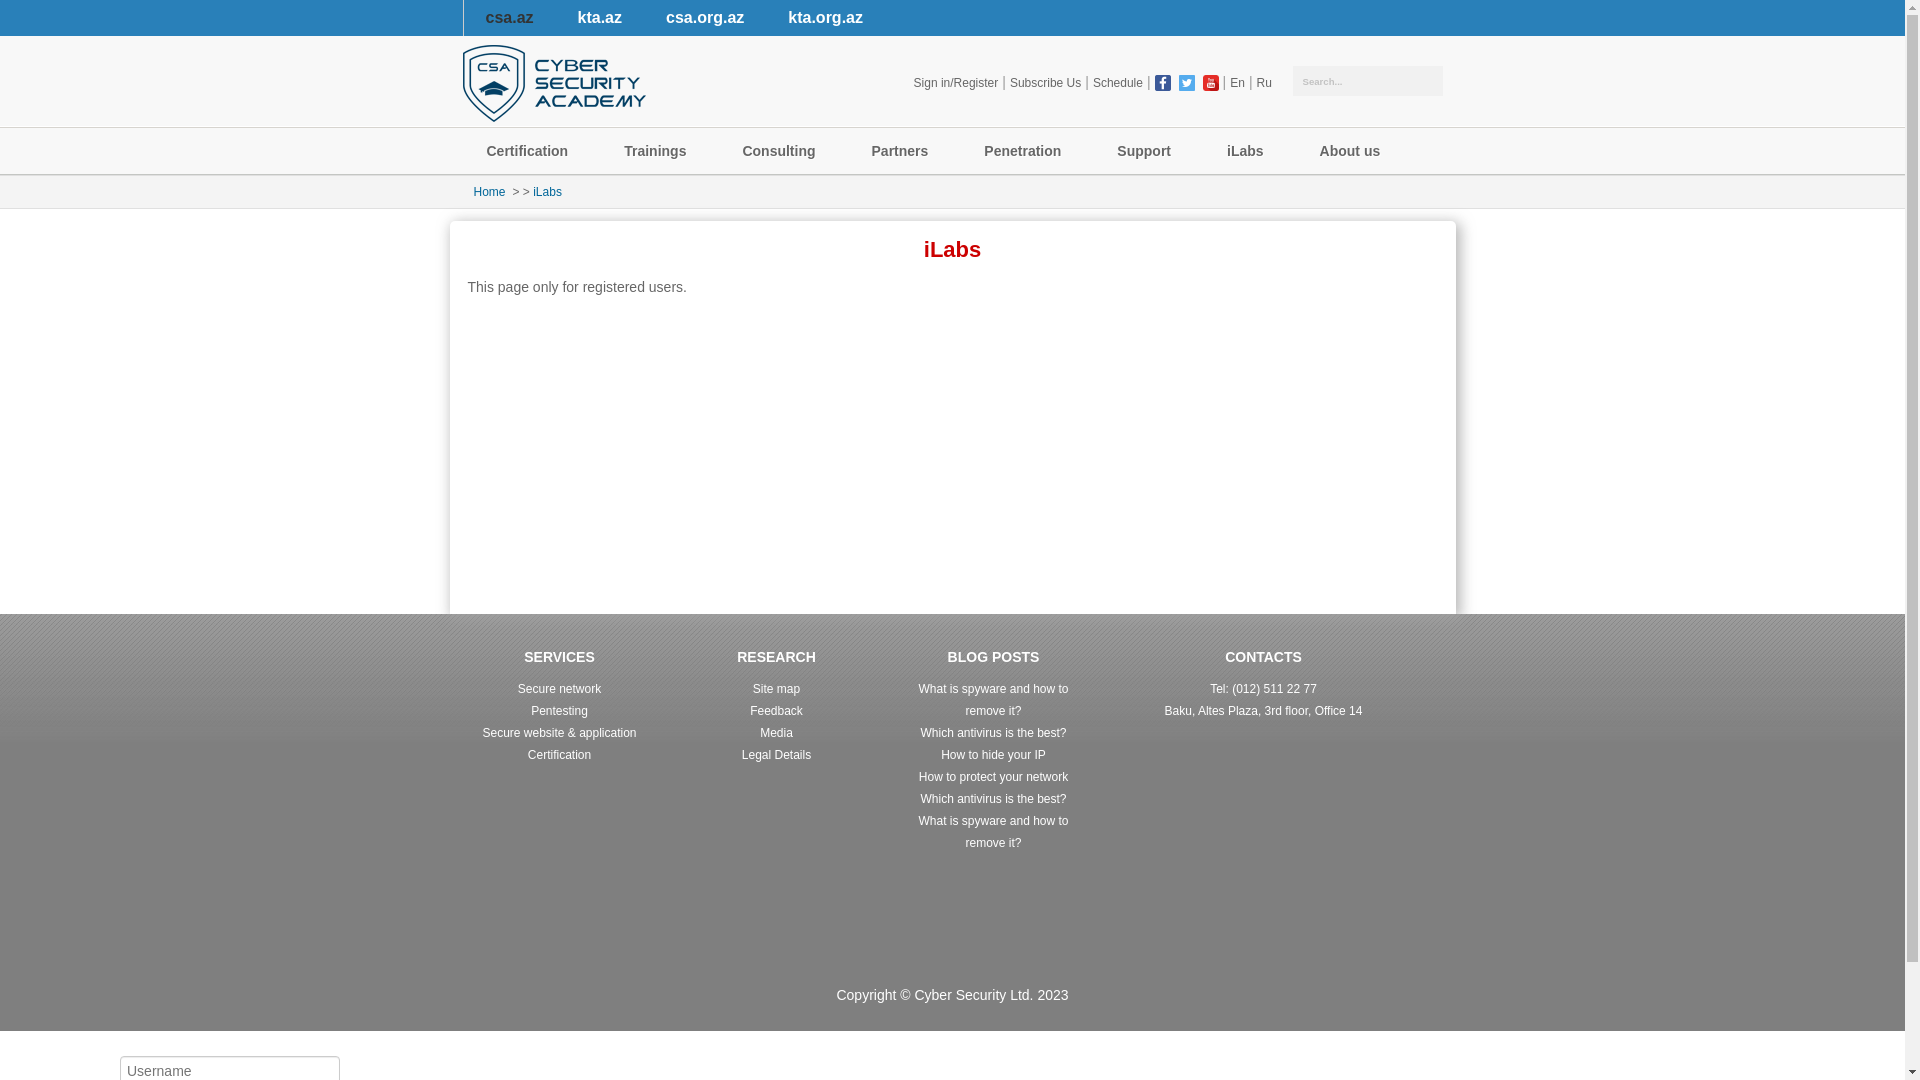  Describe the element at coordinates (1354, 150) in the screenshot. I see `'About us'` at that location.